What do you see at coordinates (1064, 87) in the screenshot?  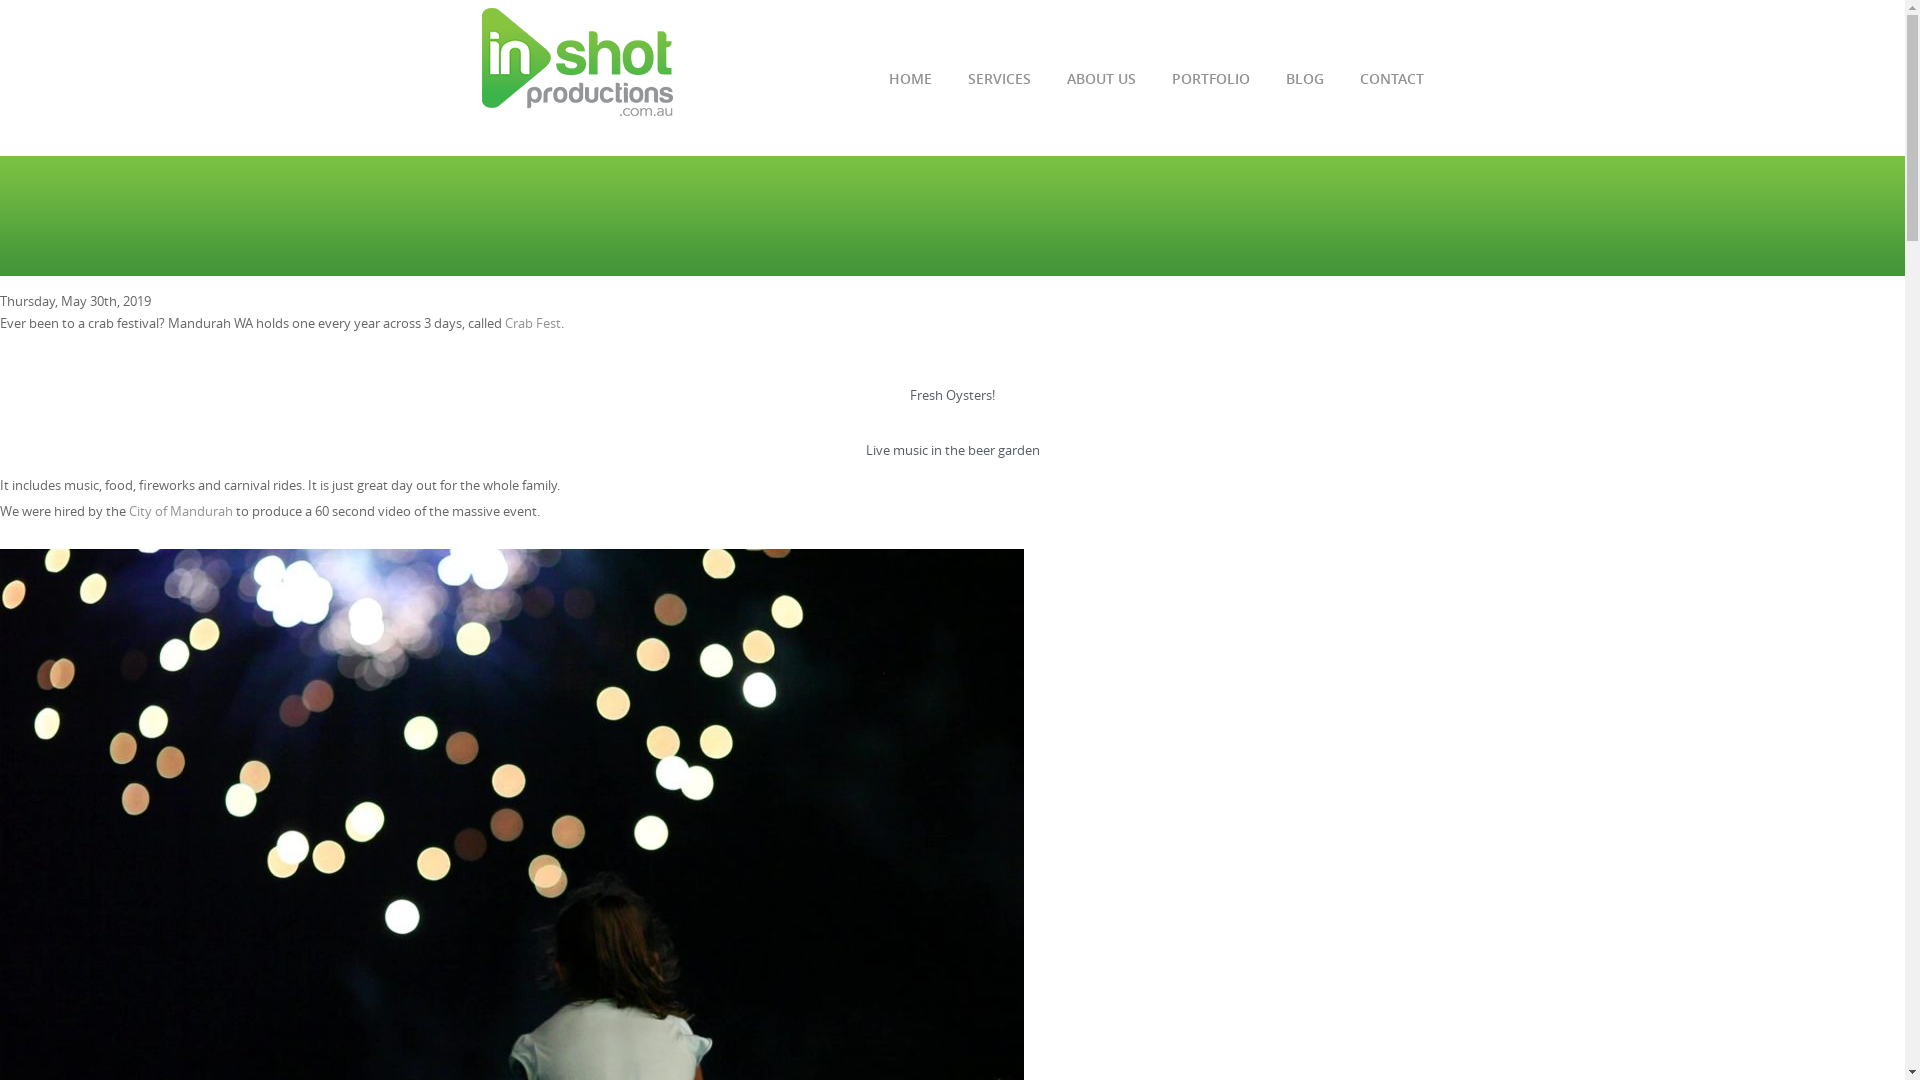 I see `'ABOUT US'` at bounding box center [1064, 87].